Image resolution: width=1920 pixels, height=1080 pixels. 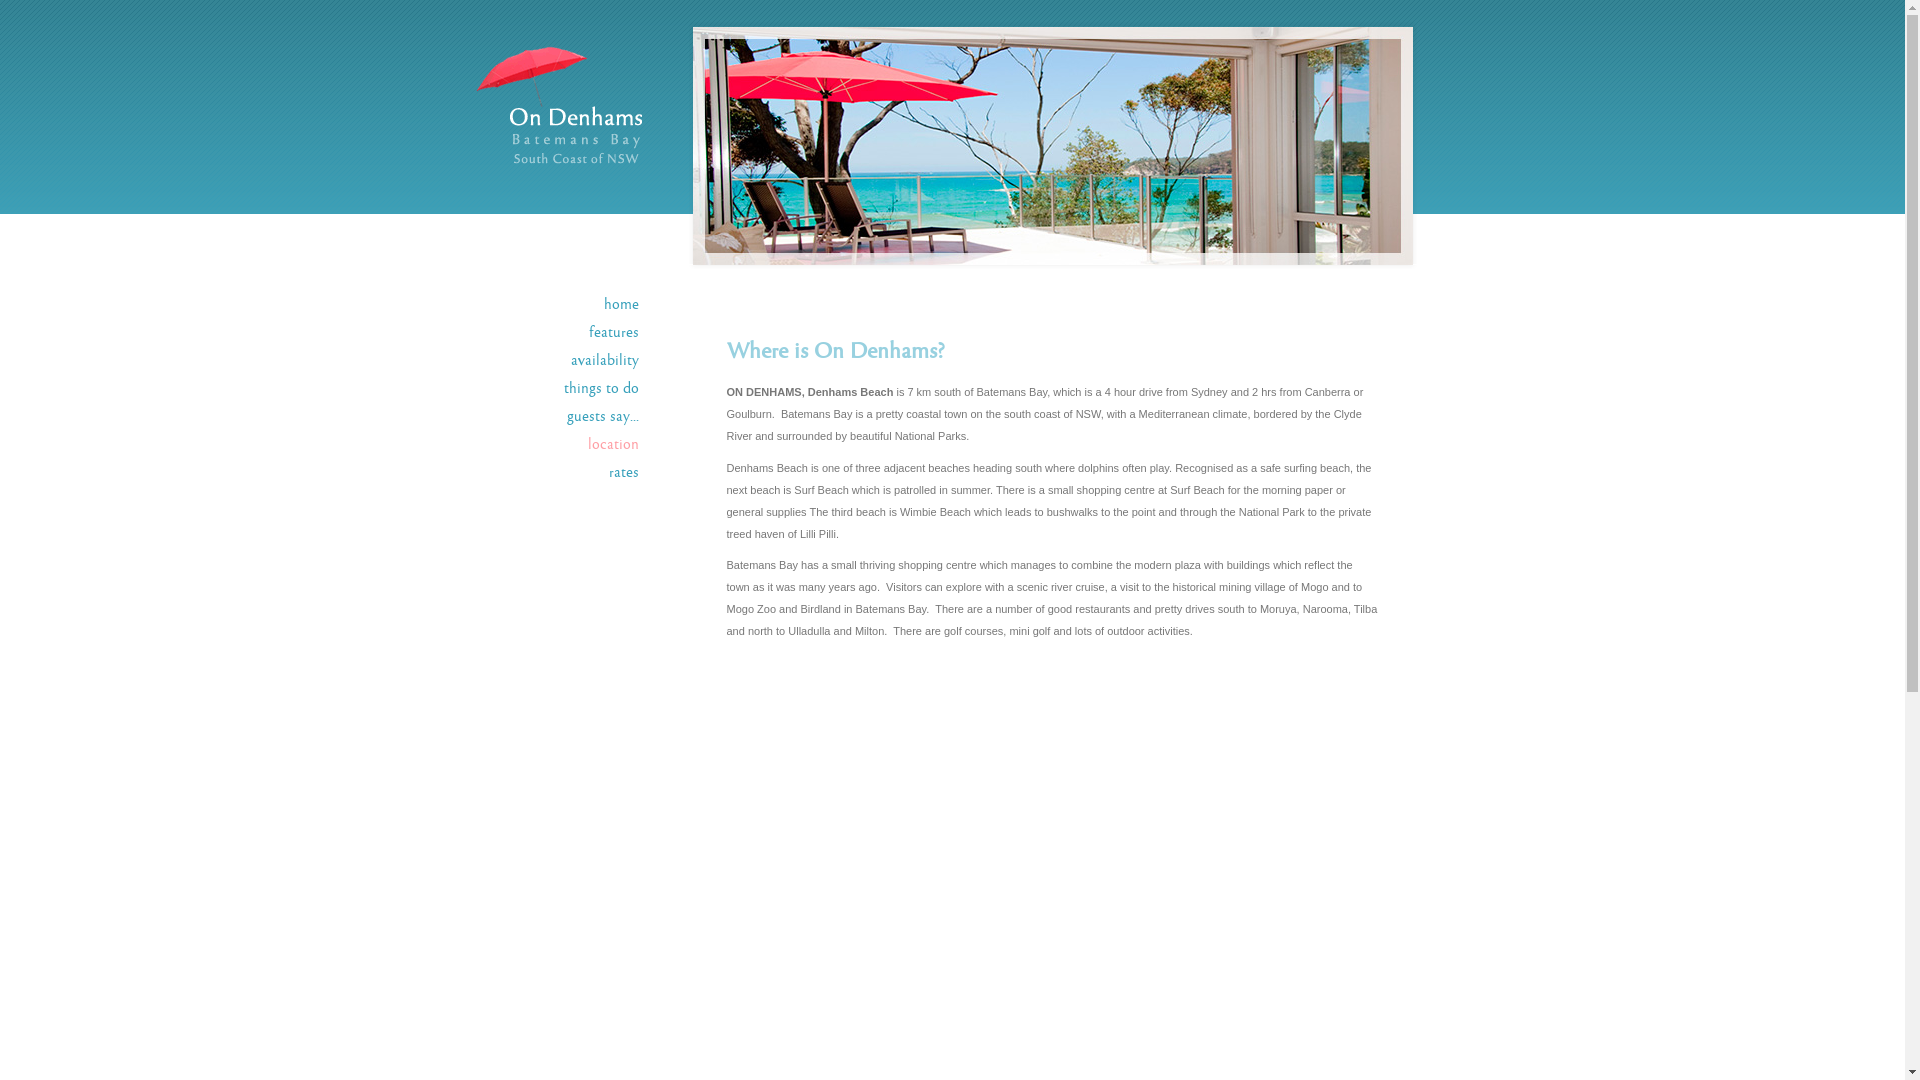 I want to click on 'availability', so click(x=603, y=361).